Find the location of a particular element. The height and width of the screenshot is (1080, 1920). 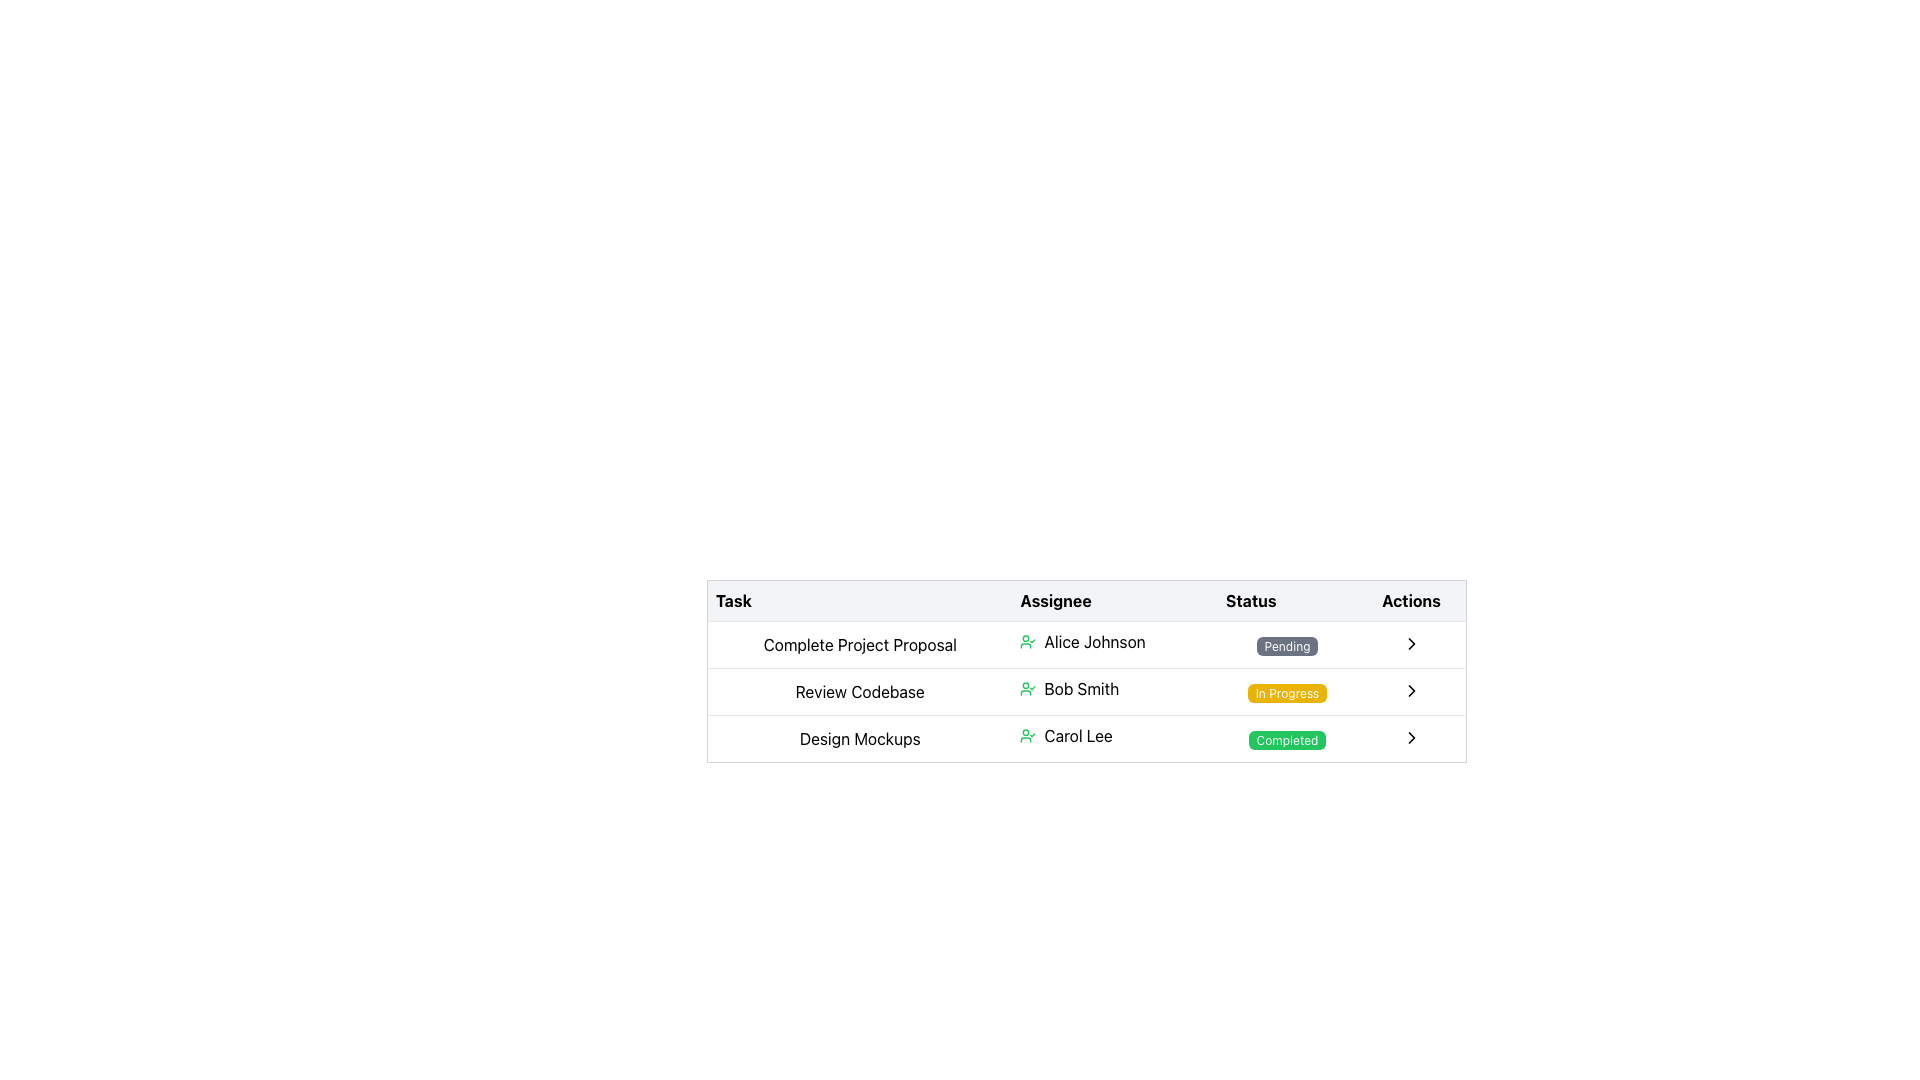

the text label that reads 'Complete Project Proposal' located in the 'Task' column of the table is located at coordinates (859, 644).